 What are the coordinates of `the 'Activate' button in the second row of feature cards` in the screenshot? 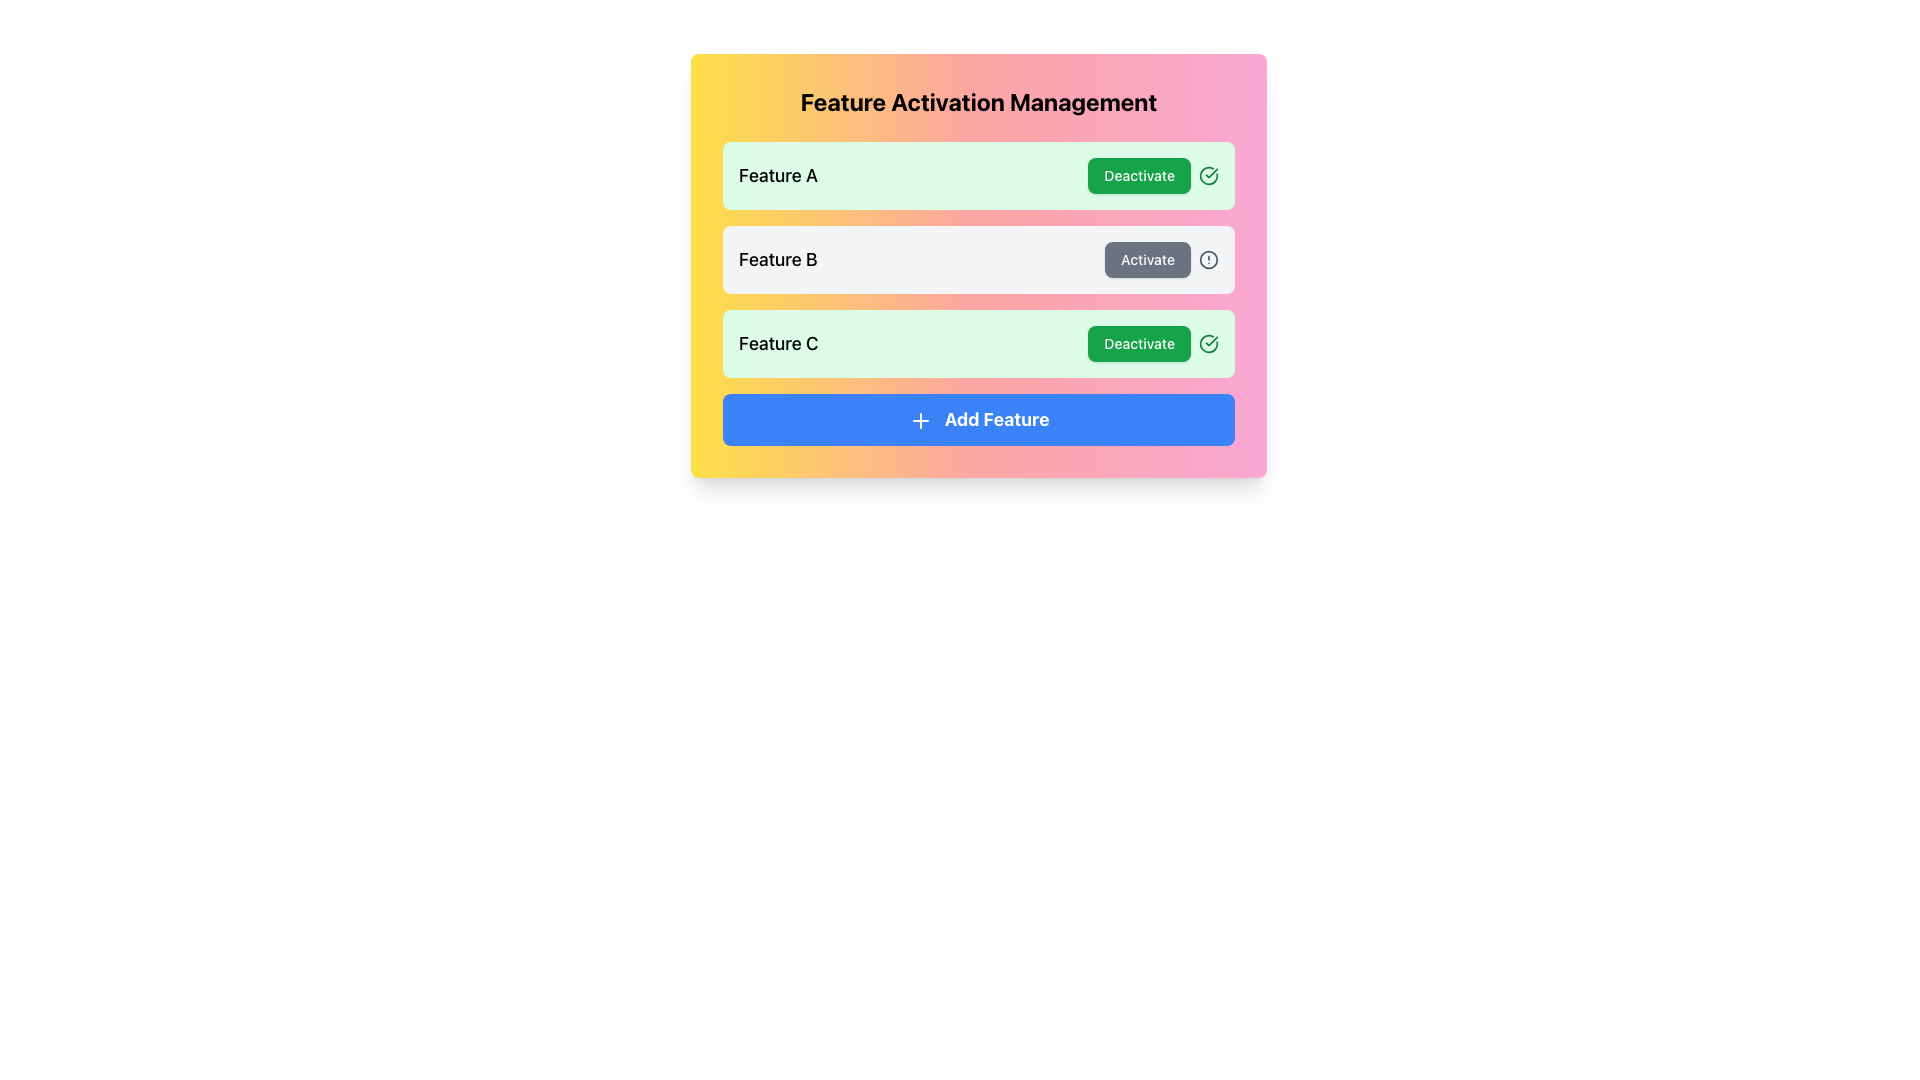 It's located at (979, 265).